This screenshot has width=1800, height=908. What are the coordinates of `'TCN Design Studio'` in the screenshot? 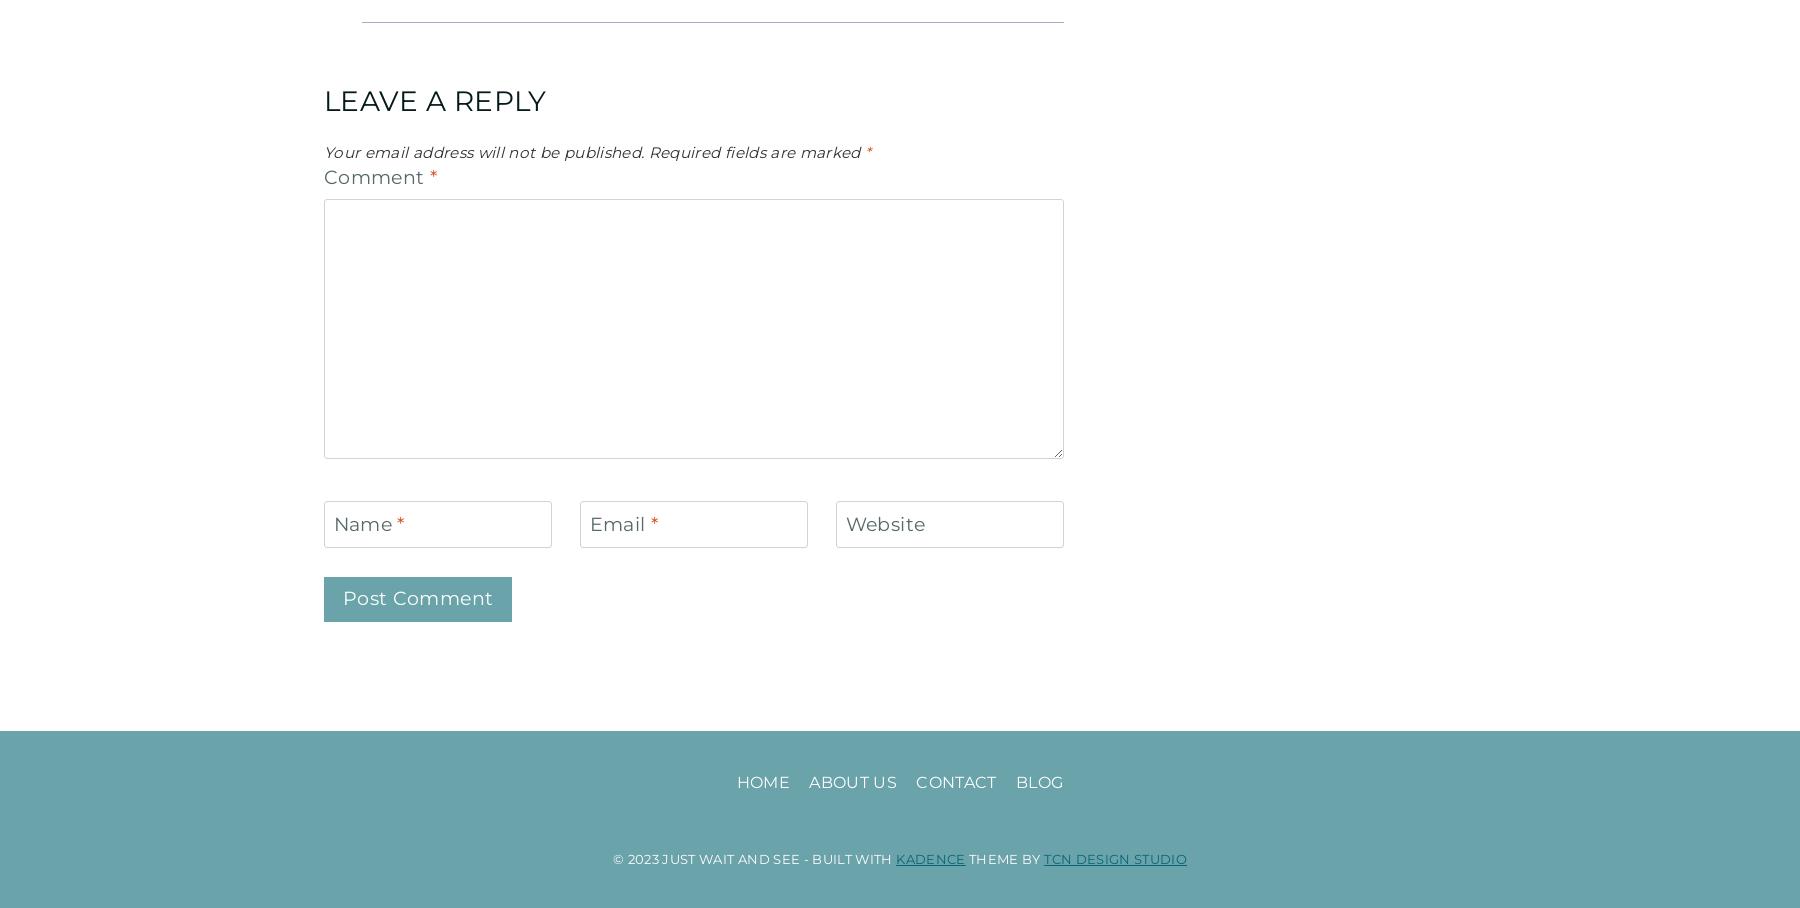 It's located at (1115, 856).